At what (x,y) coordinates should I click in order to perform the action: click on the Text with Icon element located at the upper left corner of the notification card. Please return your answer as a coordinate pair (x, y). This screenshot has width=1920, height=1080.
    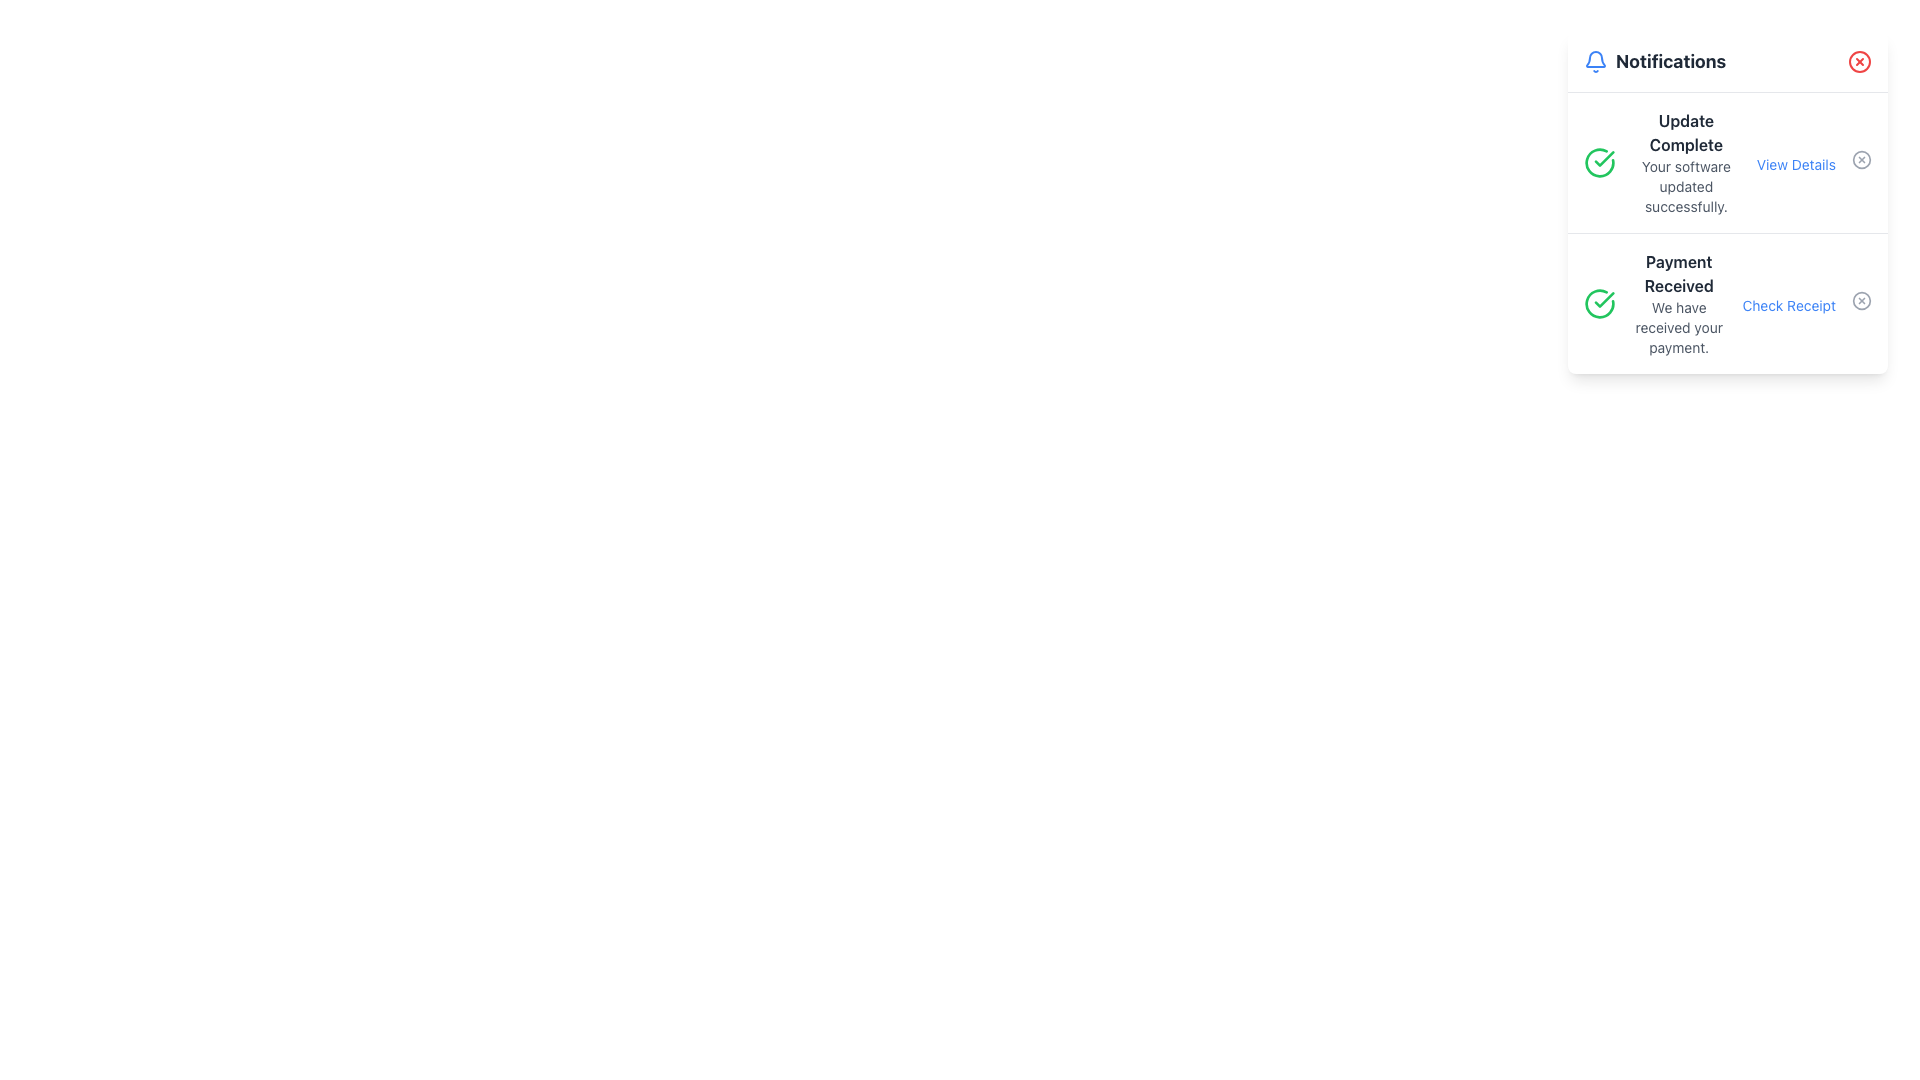
    Looking at the image, I should click on (1655, 60).